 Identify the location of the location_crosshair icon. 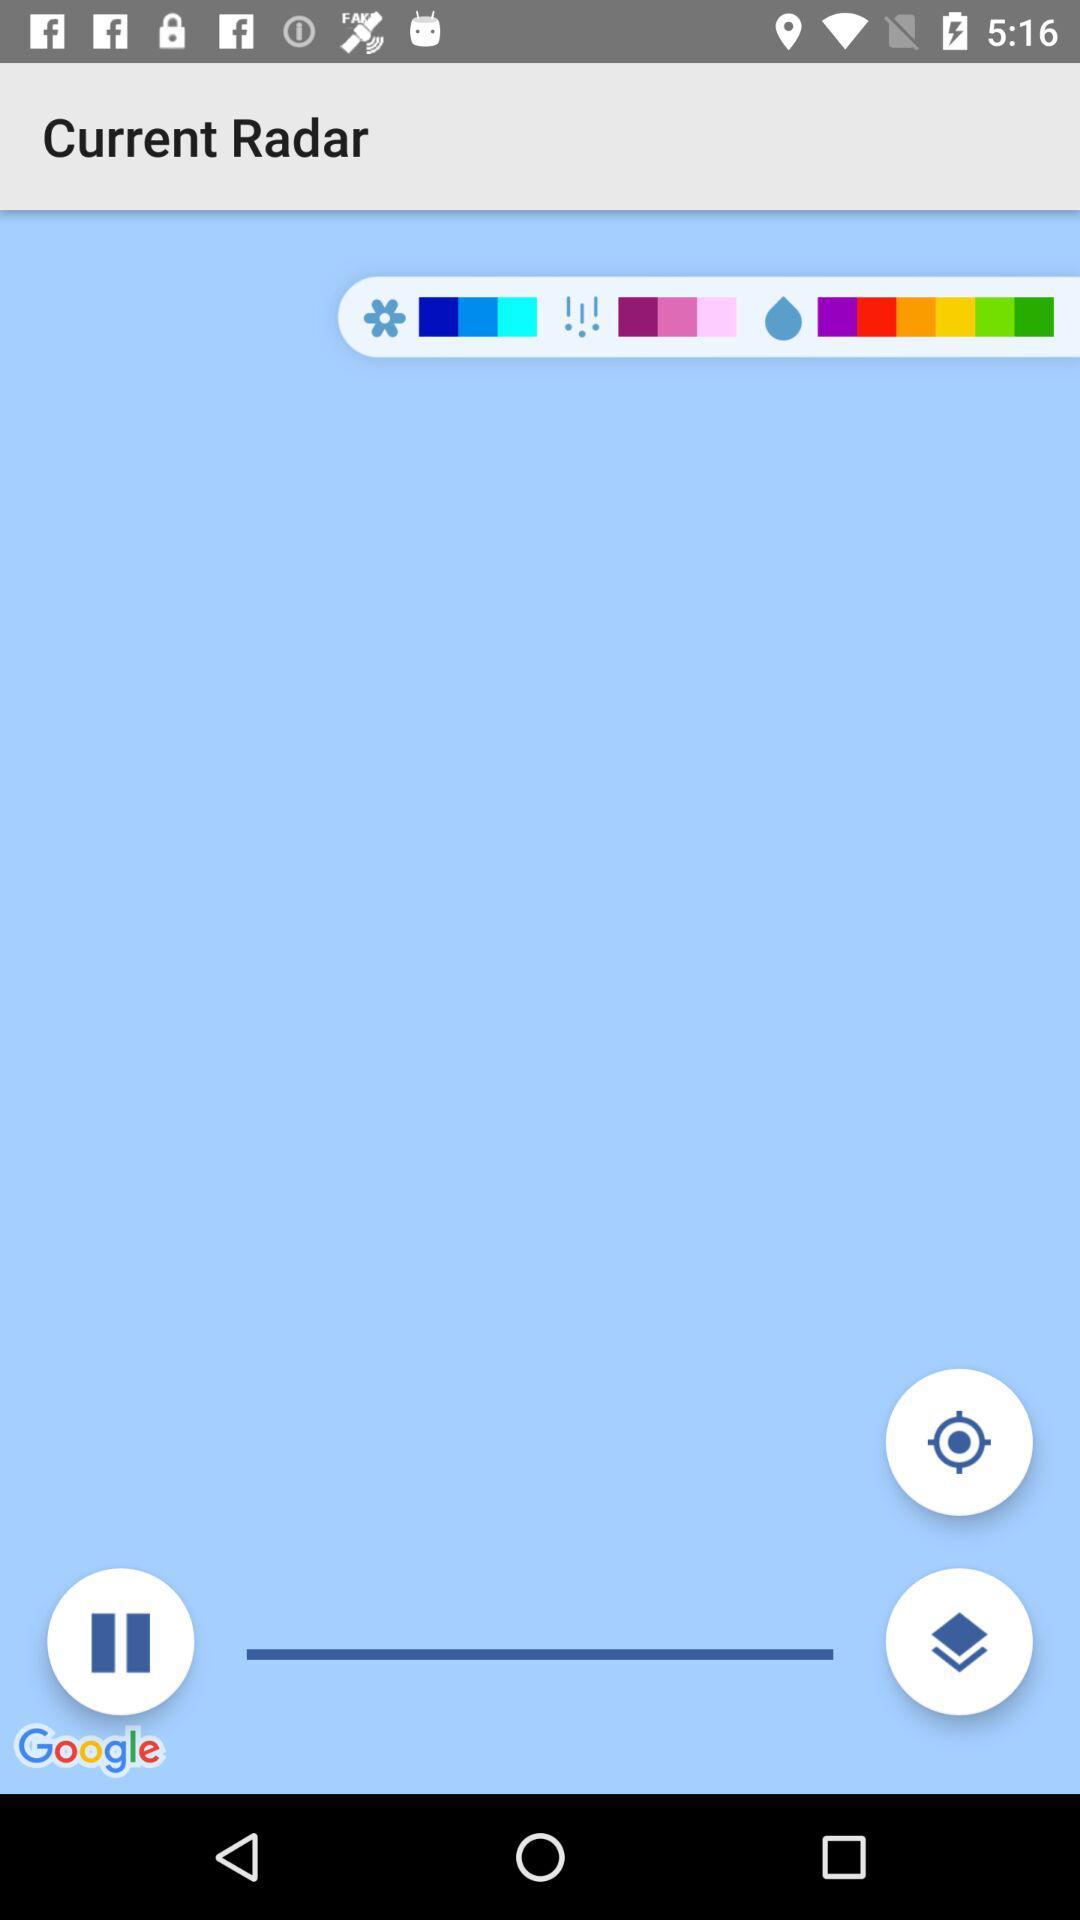
(958, 1442).